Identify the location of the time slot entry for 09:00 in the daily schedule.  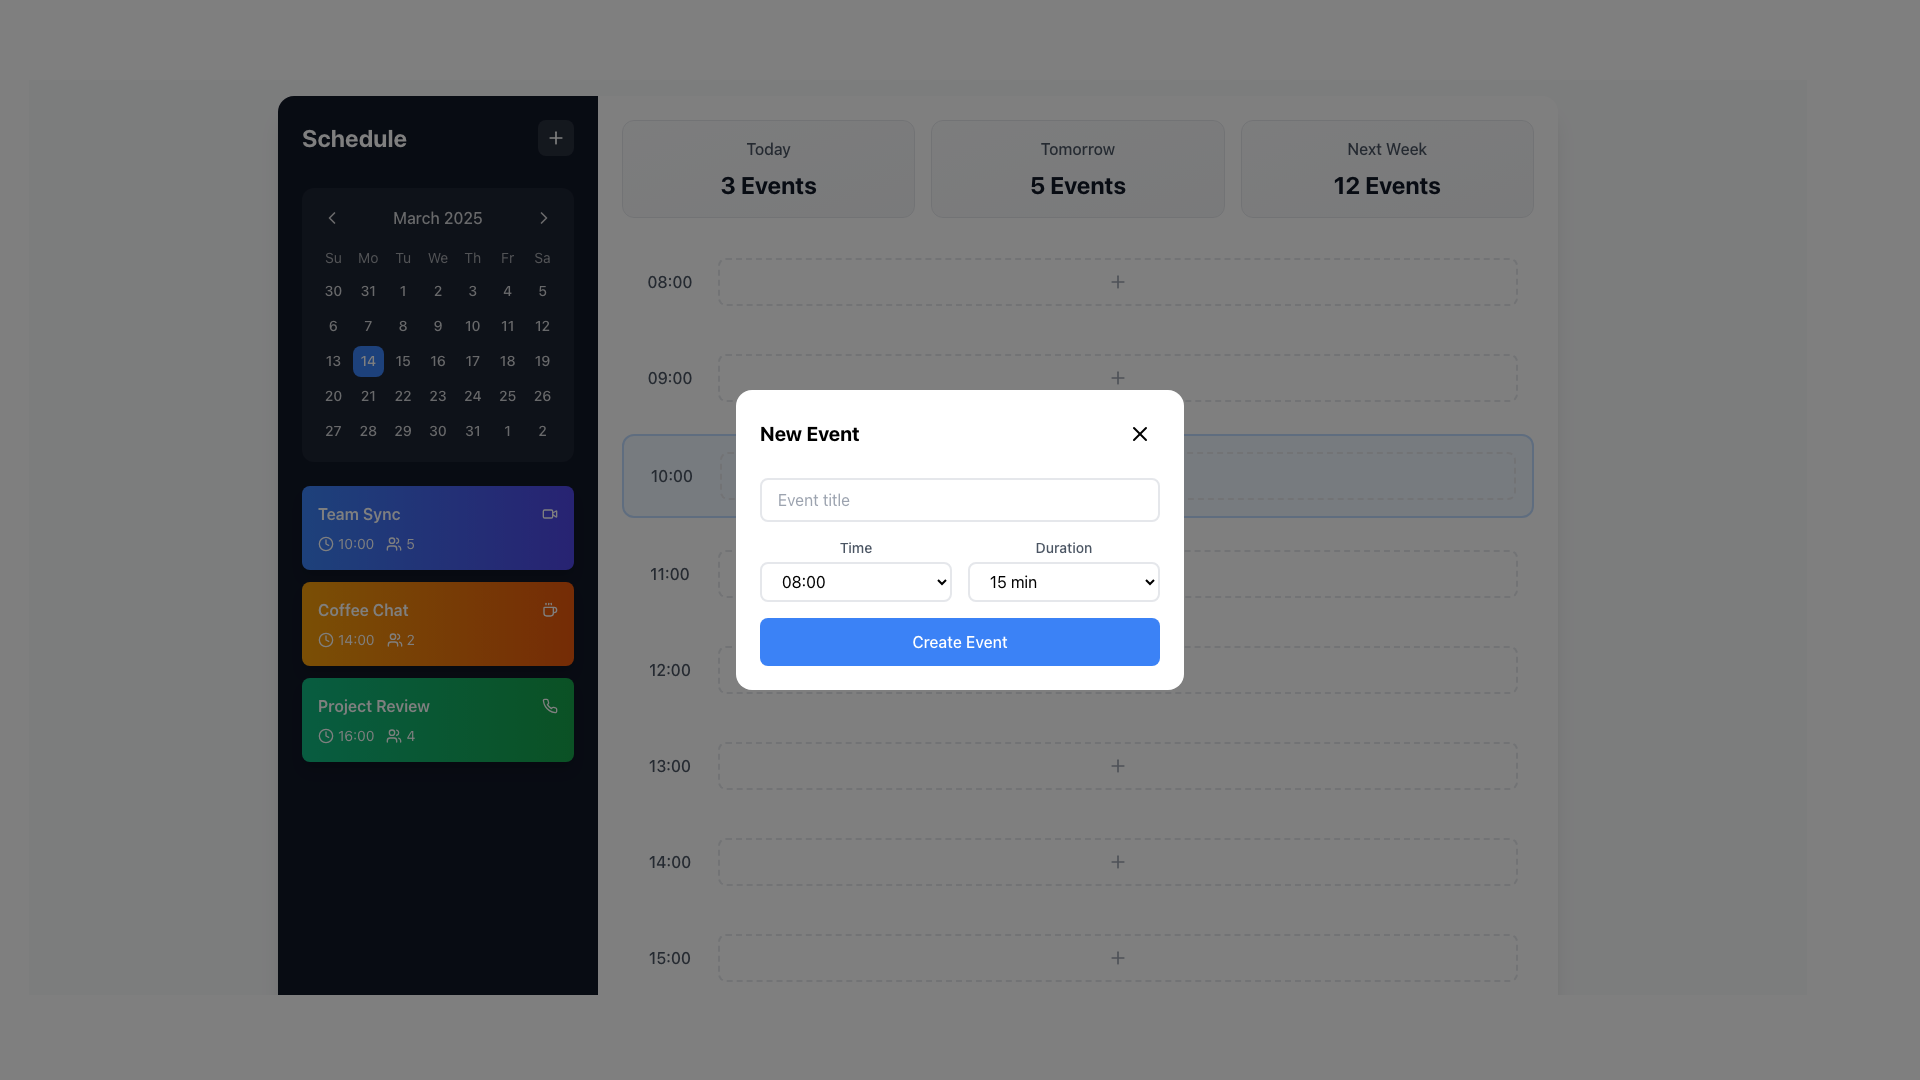
(1077, 378).